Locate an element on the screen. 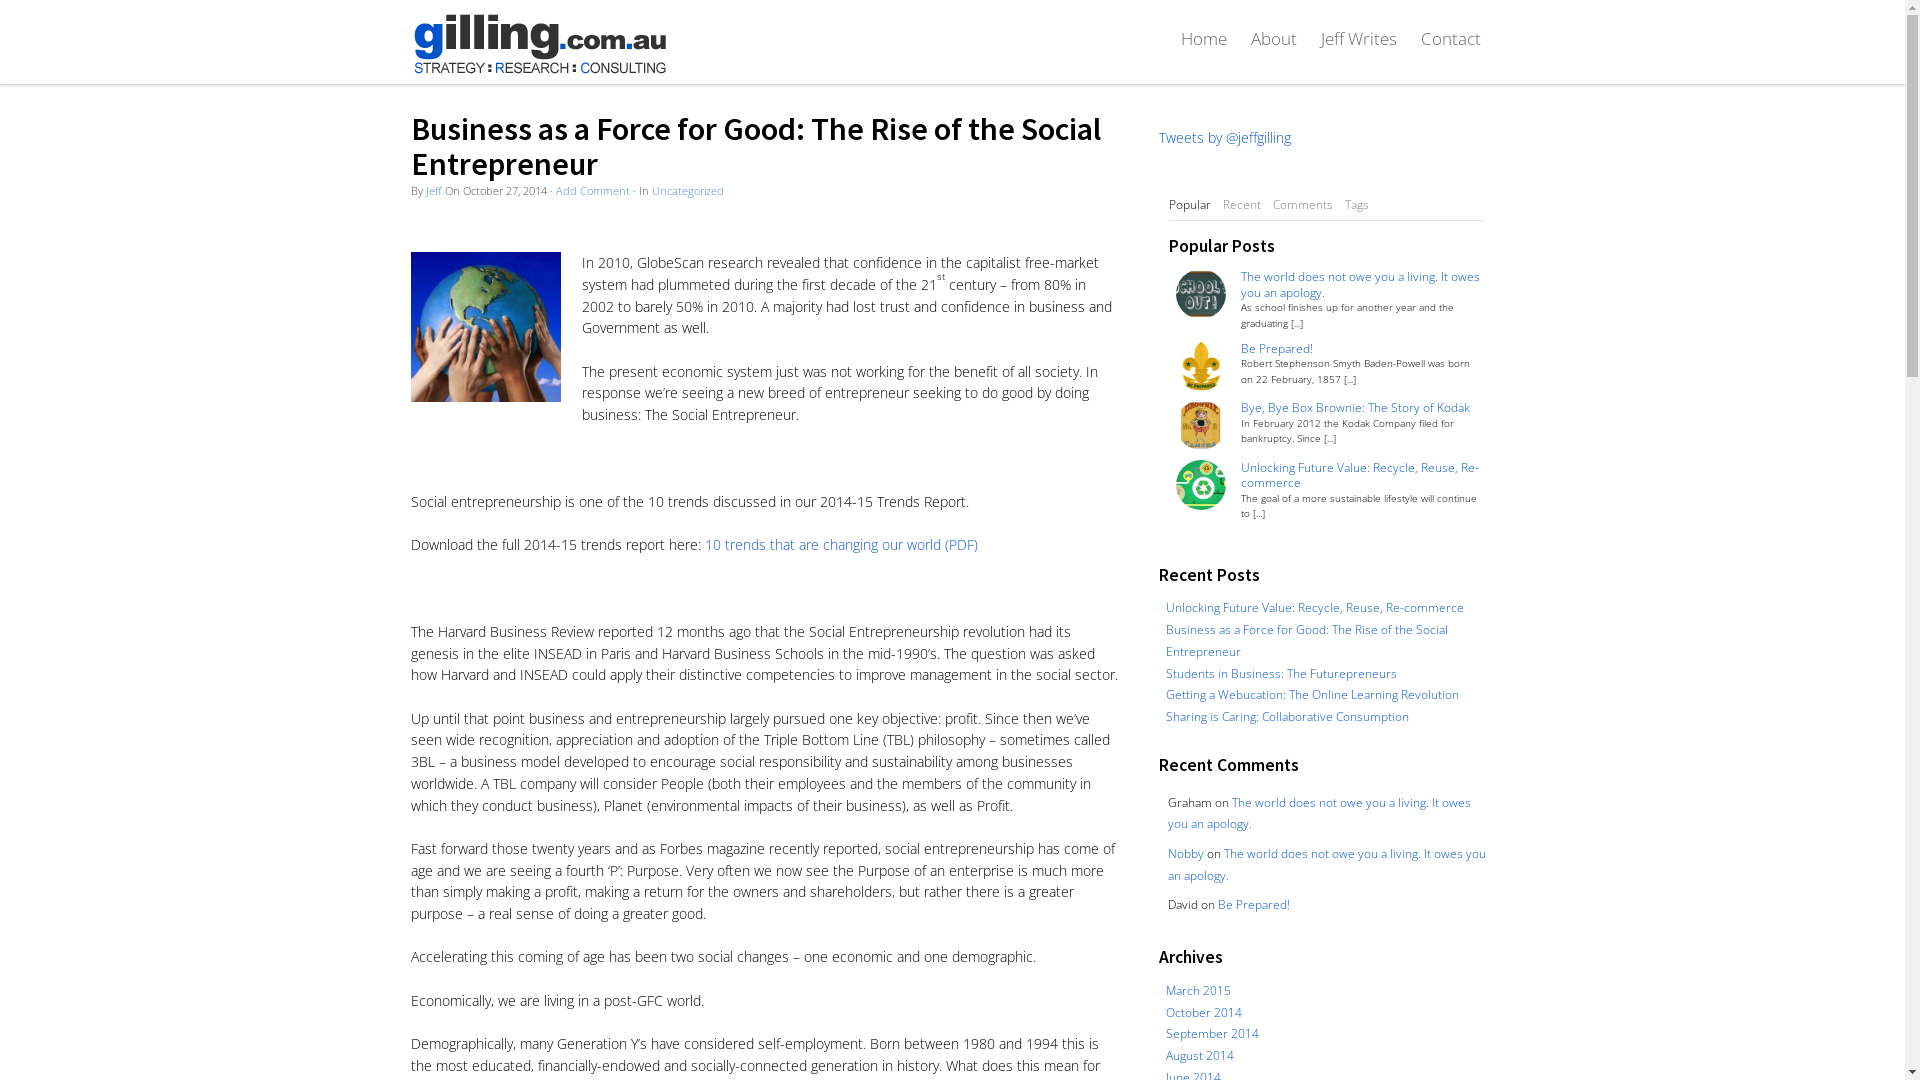 The height and width of the screenshot is (1080, 1920). 'Jeff' is located at coordinates (432, 190).